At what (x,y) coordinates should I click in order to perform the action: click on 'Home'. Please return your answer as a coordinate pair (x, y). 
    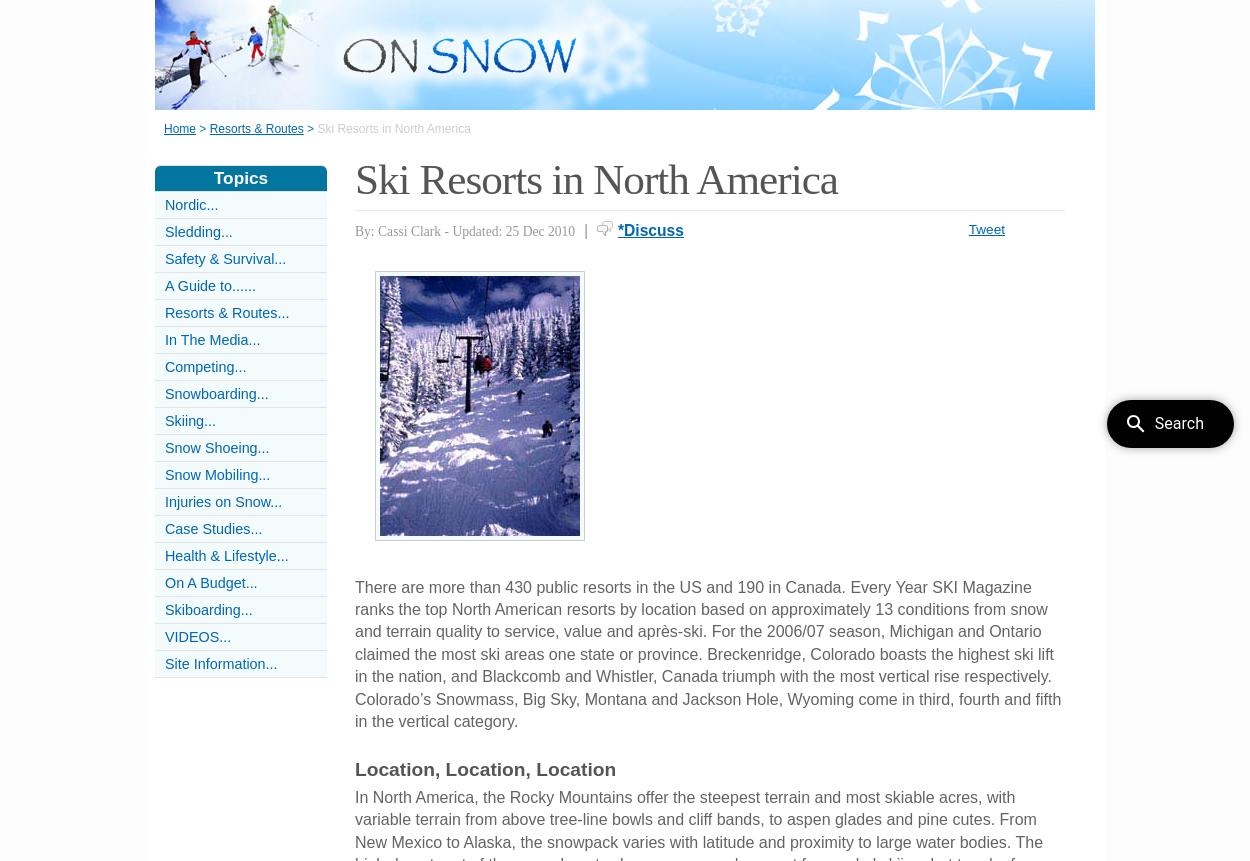
    Looking at the image, I should click on (180, 128).